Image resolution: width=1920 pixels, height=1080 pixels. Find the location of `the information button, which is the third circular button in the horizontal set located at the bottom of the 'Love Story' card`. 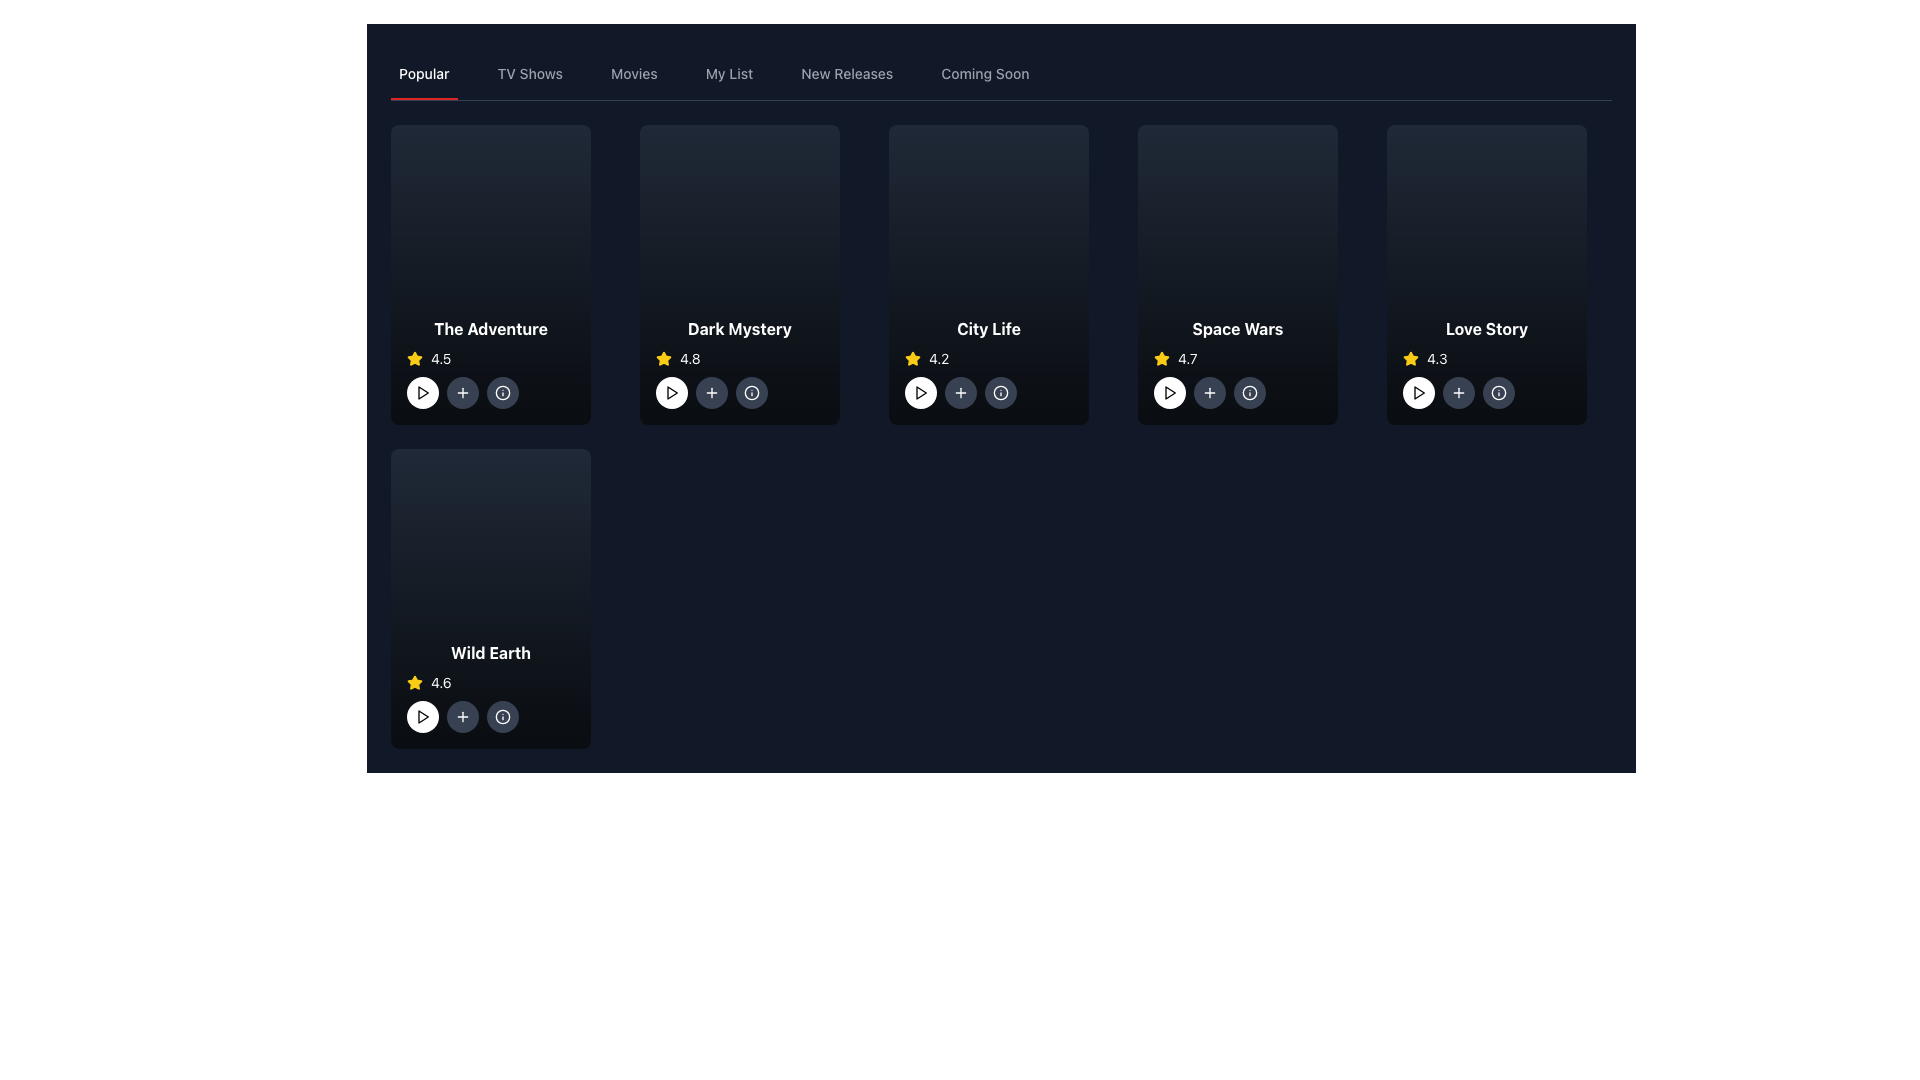

the information button, which is the third circular button in the horizontal set located at the bottom of the 'Love Story' card is located at coordinates (1487, 393).